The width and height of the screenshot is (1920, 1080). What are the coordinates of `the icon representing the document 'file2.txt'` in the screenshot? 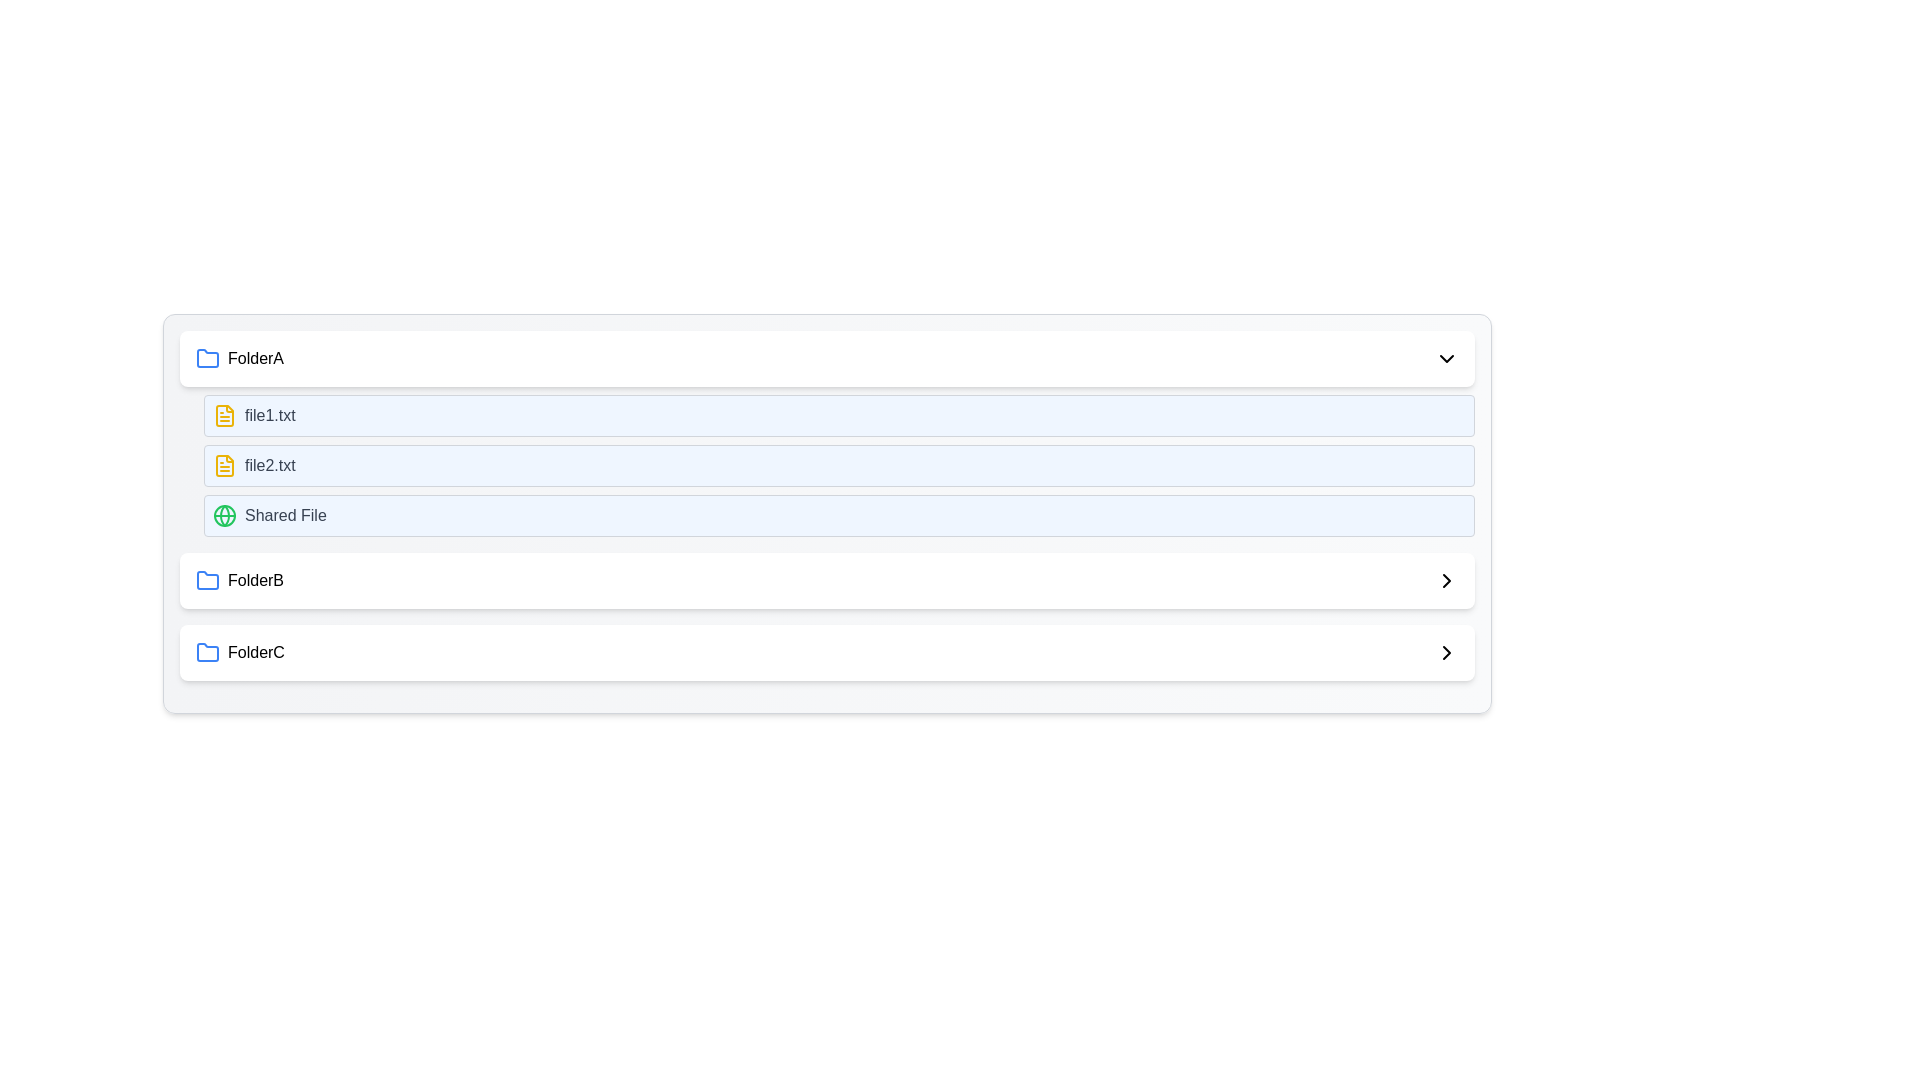 It's located at (225, 466).